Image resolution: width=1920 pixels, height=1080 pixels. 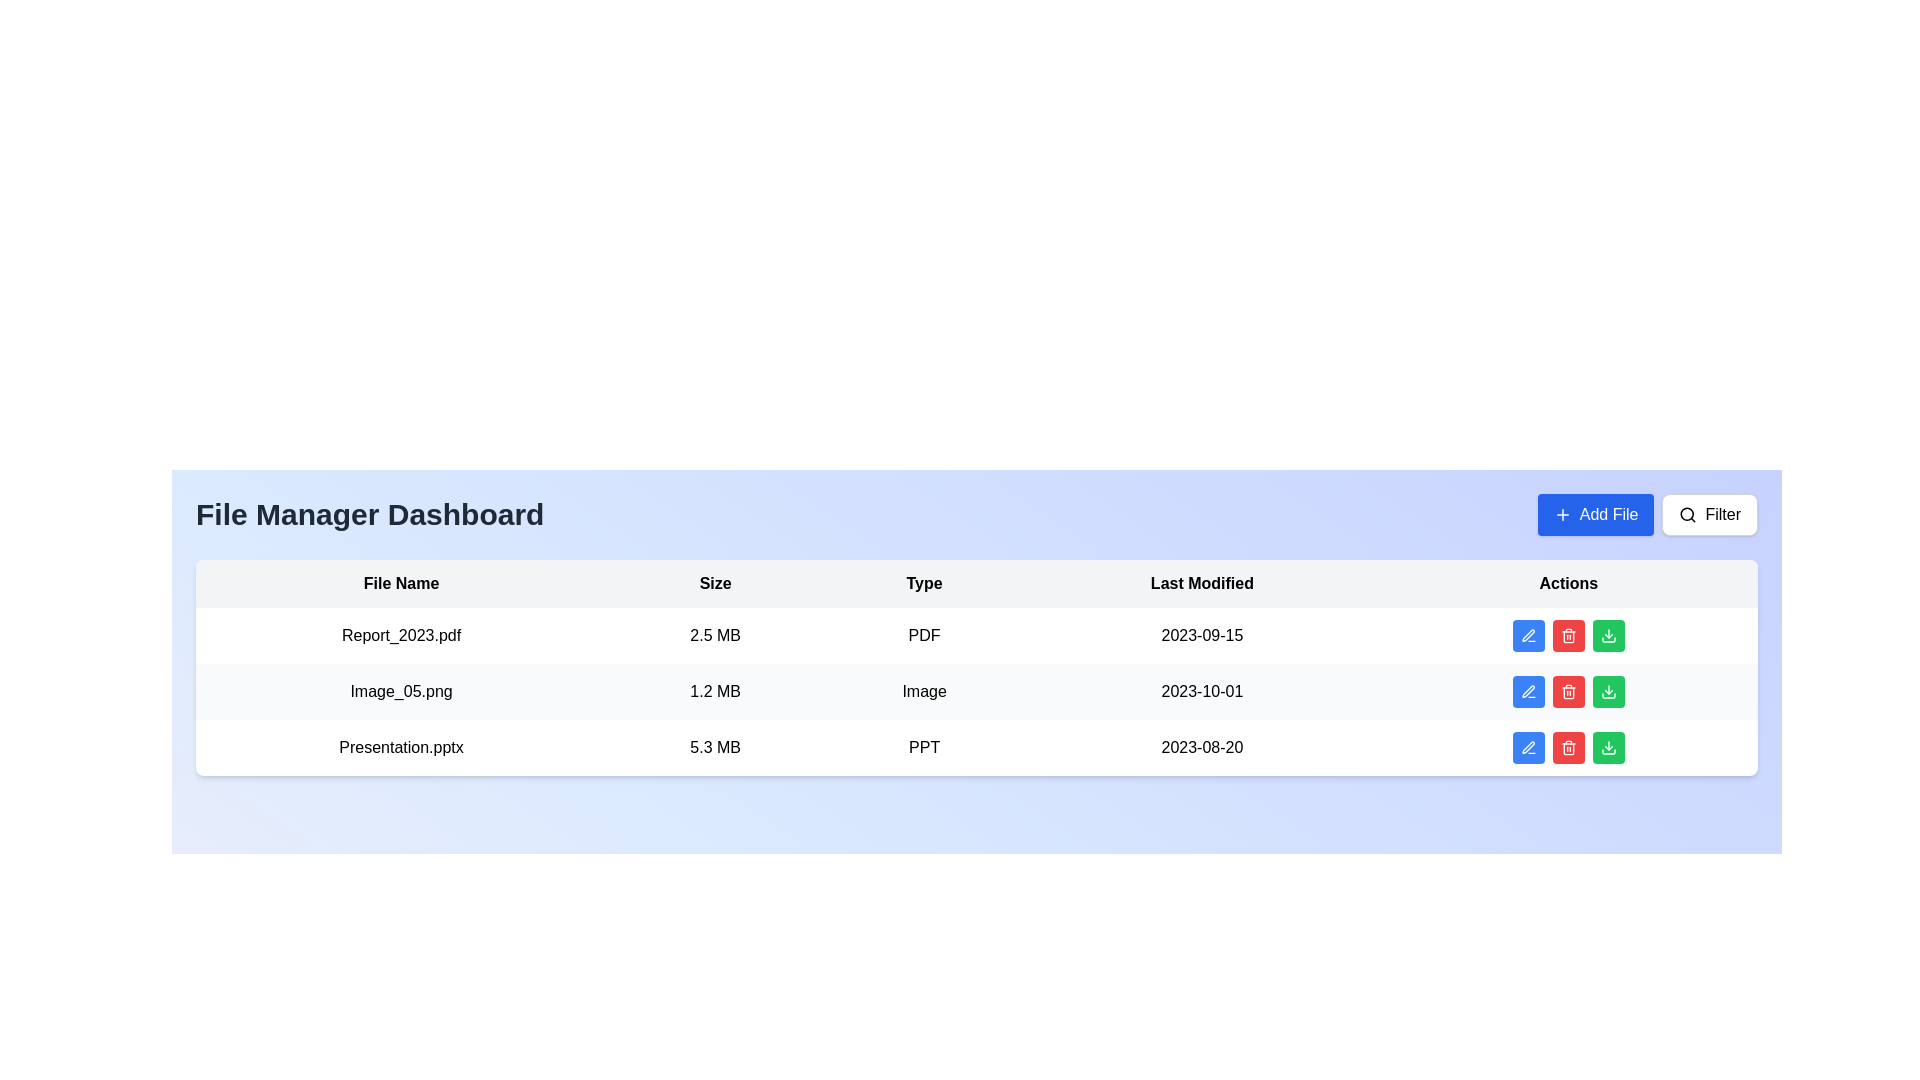 What do you see at coordinates (1201, 748) in the screenshot?
I see `the text label displaying the date '2023-08-20' in the 'Last Modified' column of the row for 'Presentation.pptx'` at bounding box center [1201, 748].